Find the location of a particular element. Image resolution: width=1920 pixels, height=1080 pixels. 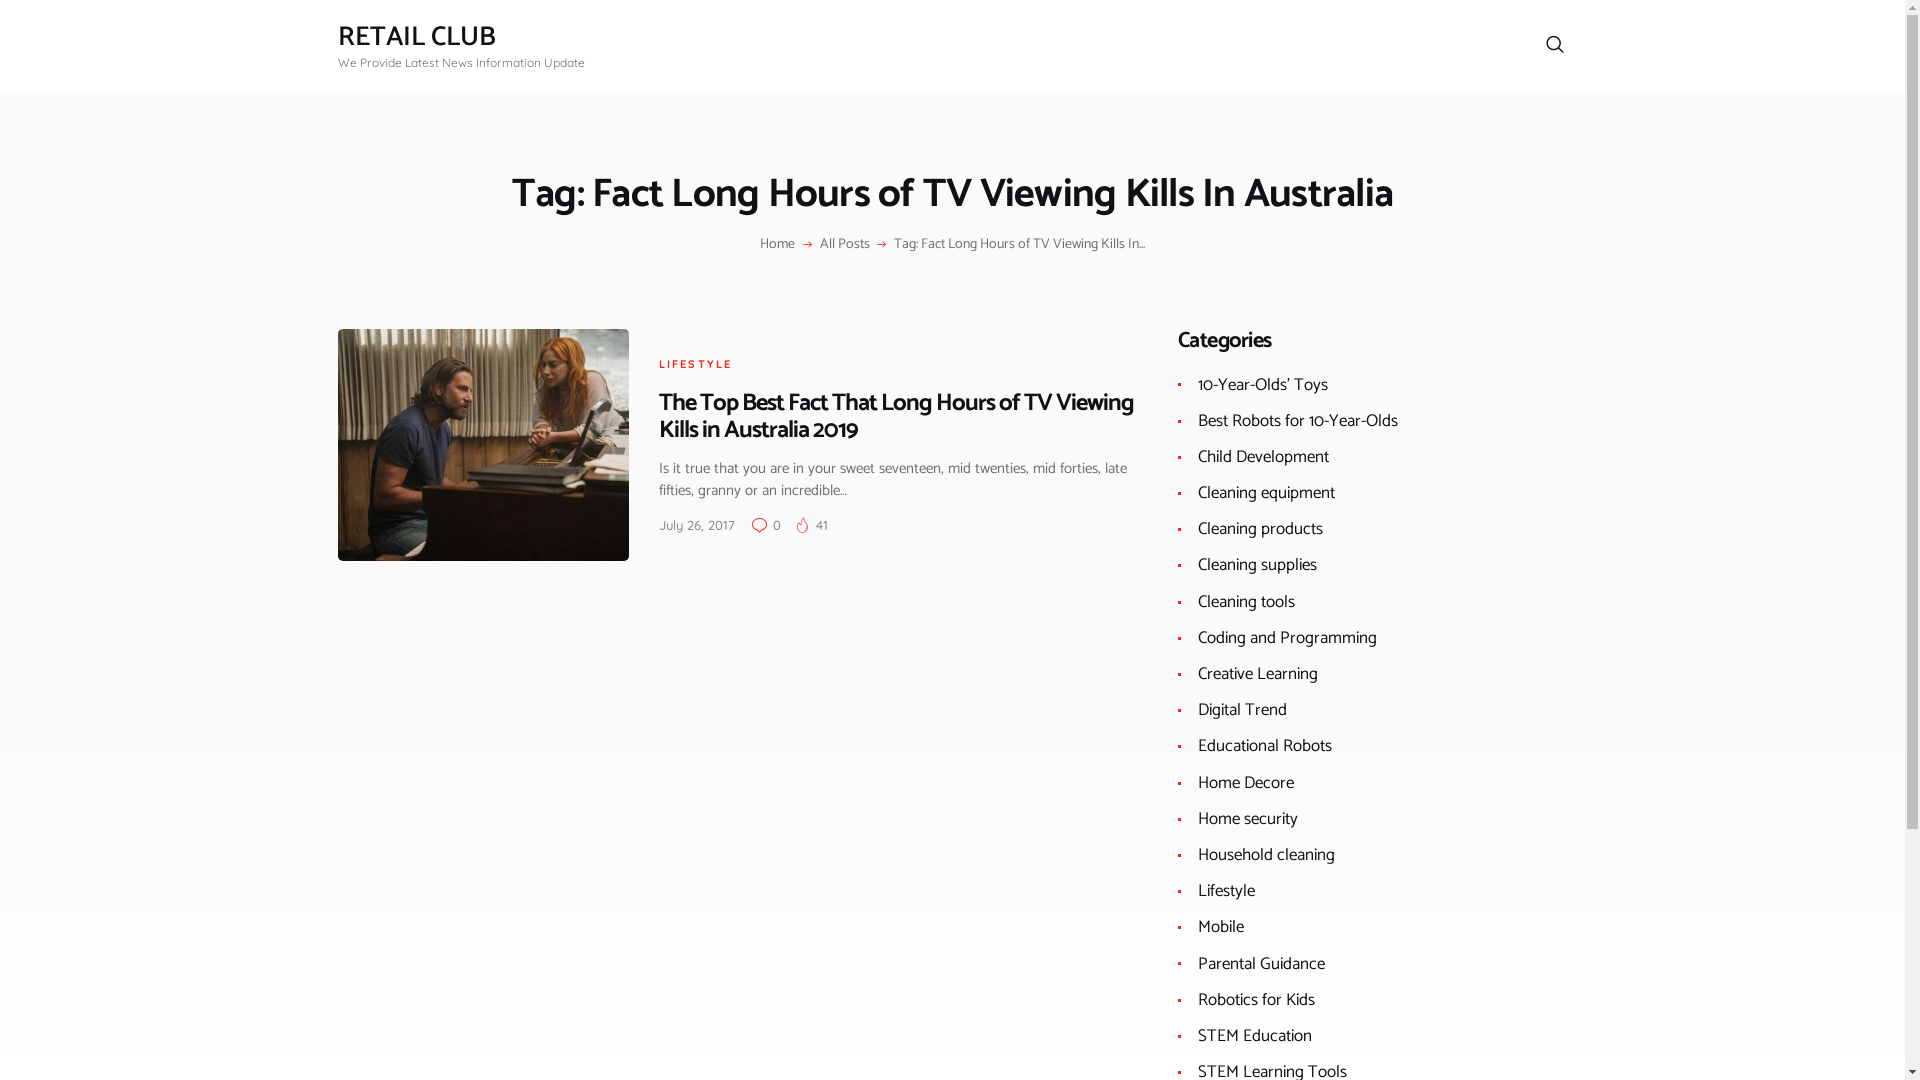

'Cleaning tools' is located at coordinates (1245, 600).